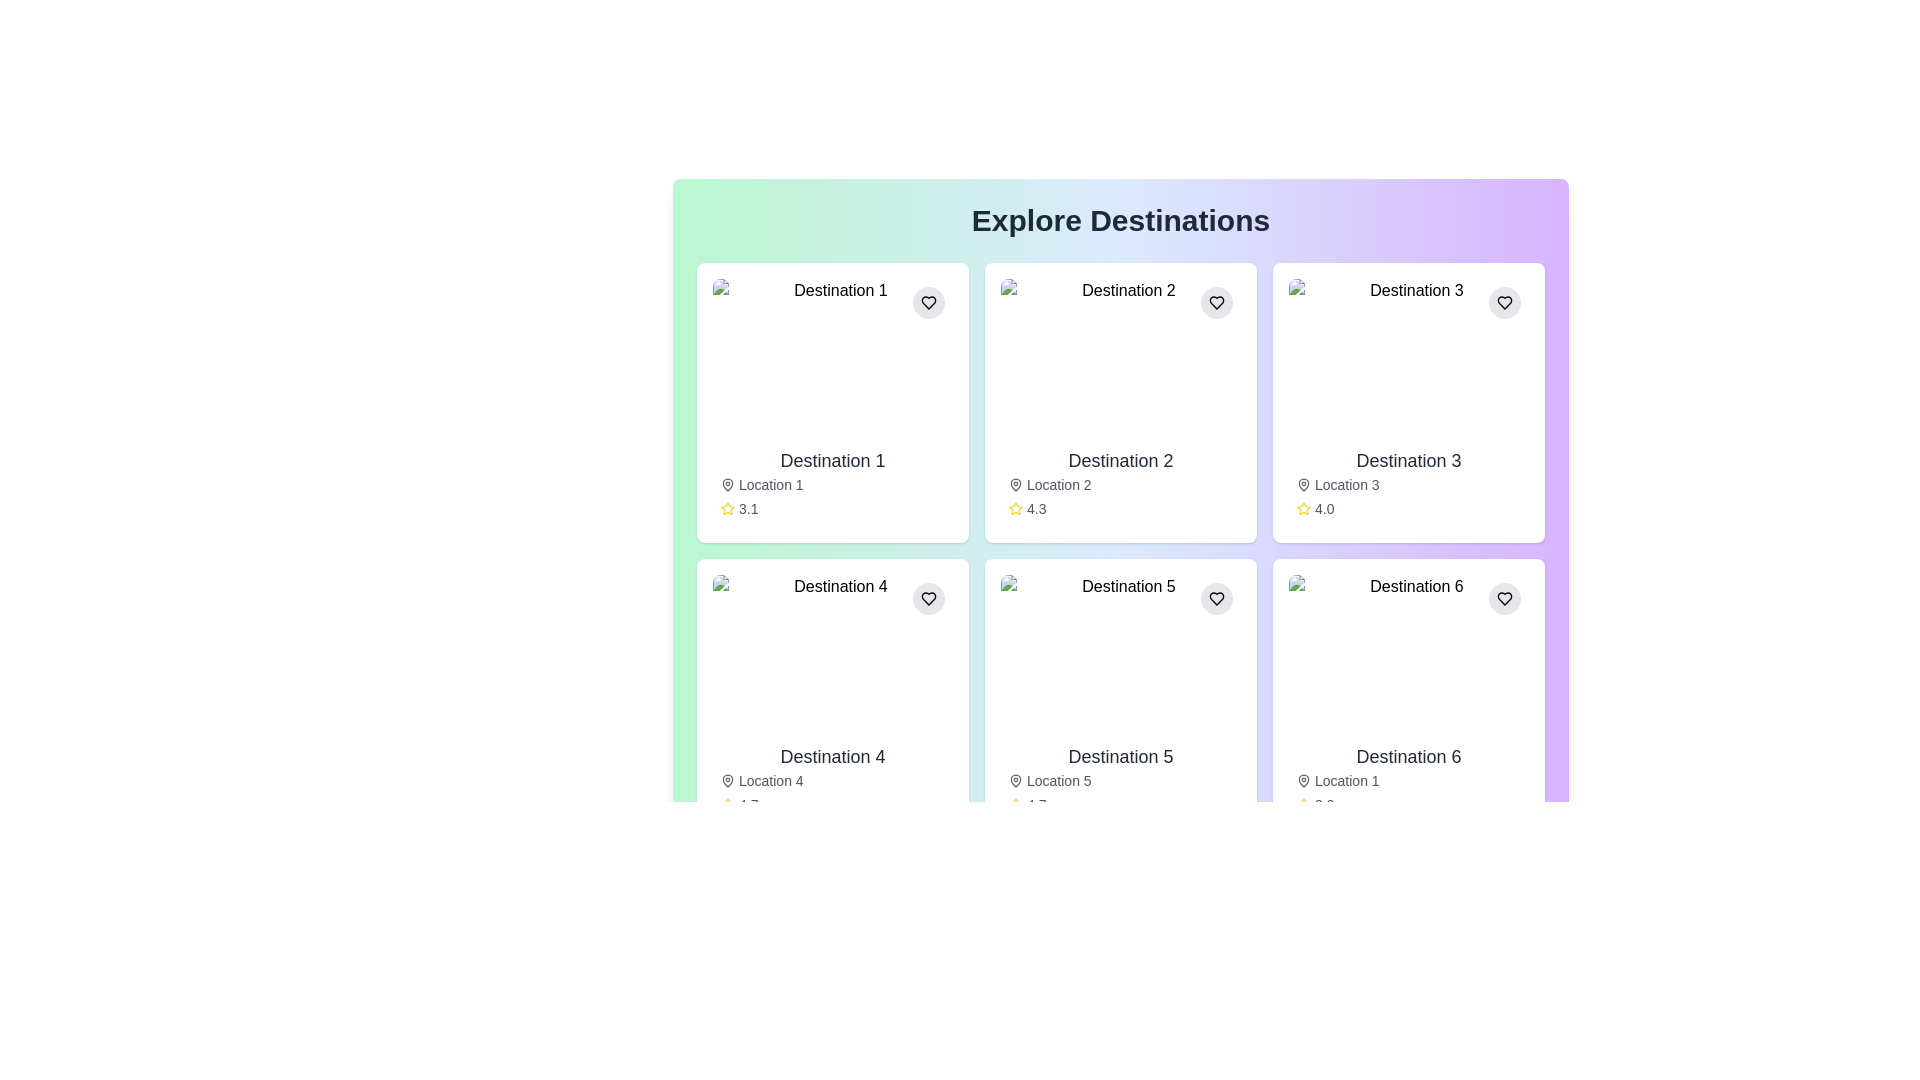 This screenshot has height=1080, width=1920. Describe the element at coordinates (1304, 508) in the screenshot. I see `the first star icon representing the rating score for 'Destination 3', which is located to the left of the text '4.0' in the rating section of the card` at that location.